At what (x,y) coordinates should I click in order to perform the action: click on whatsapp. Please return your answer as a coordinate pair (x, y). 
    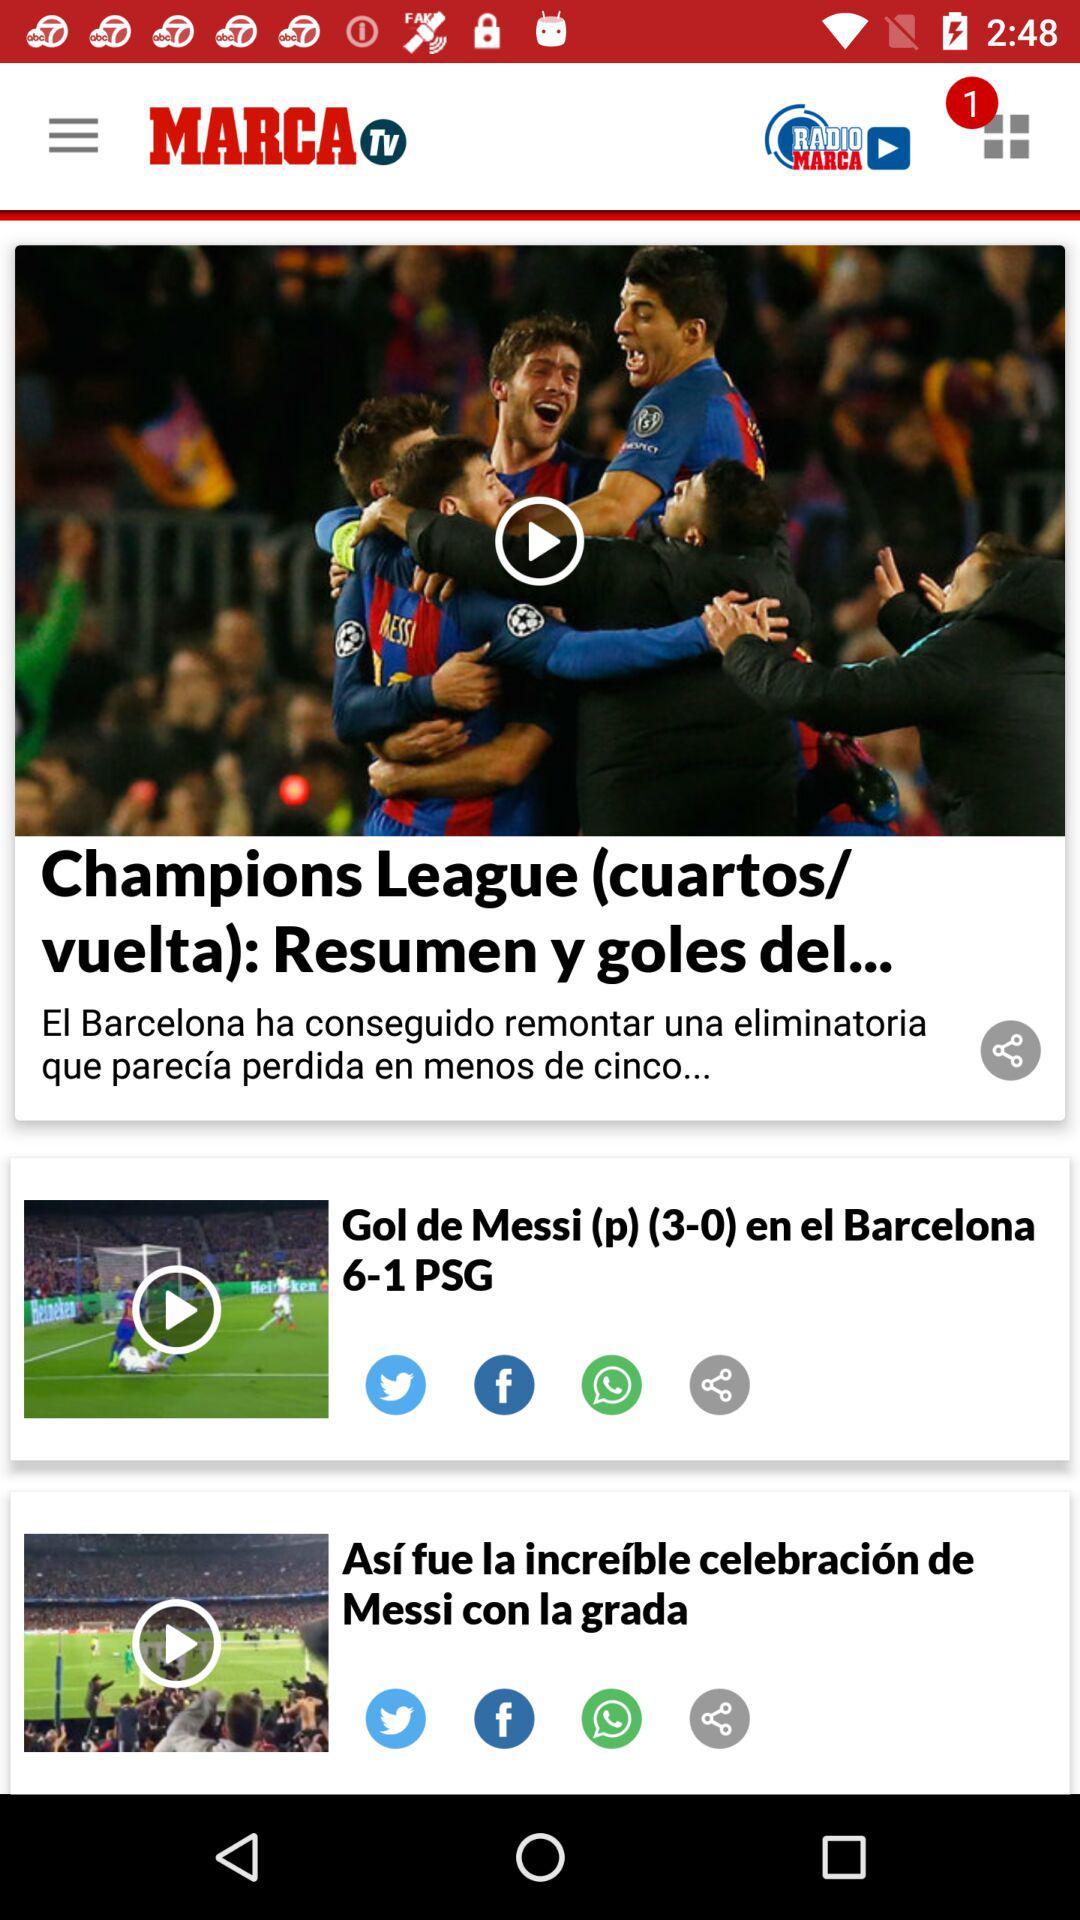
    Looking at the image, I should click on (611, 1384).